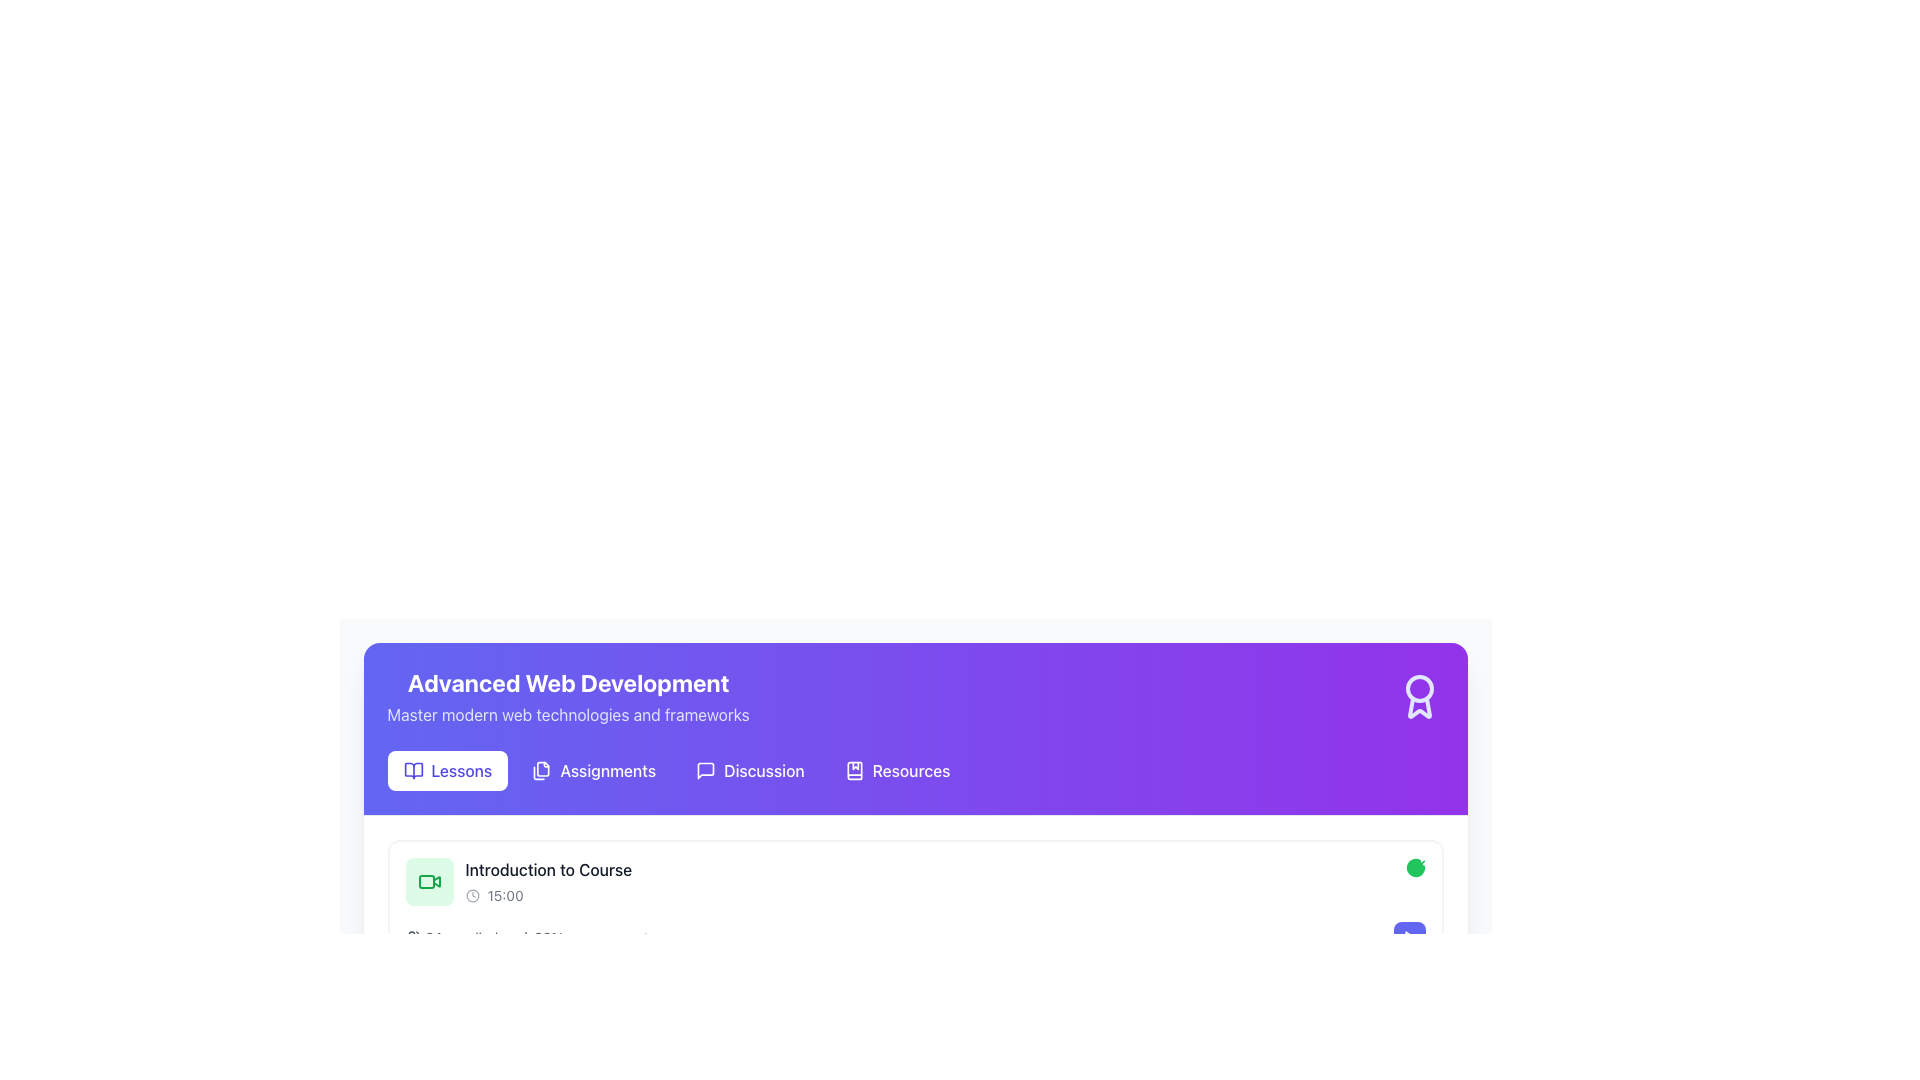 The width and height of the screenshot is (1920, 1080). Describe the element at coordinates (854, 770) in the screenshot. I see `the Icon located in the upper-right corner of the purple header bar, which symbolizes marking or saving content` at that location.